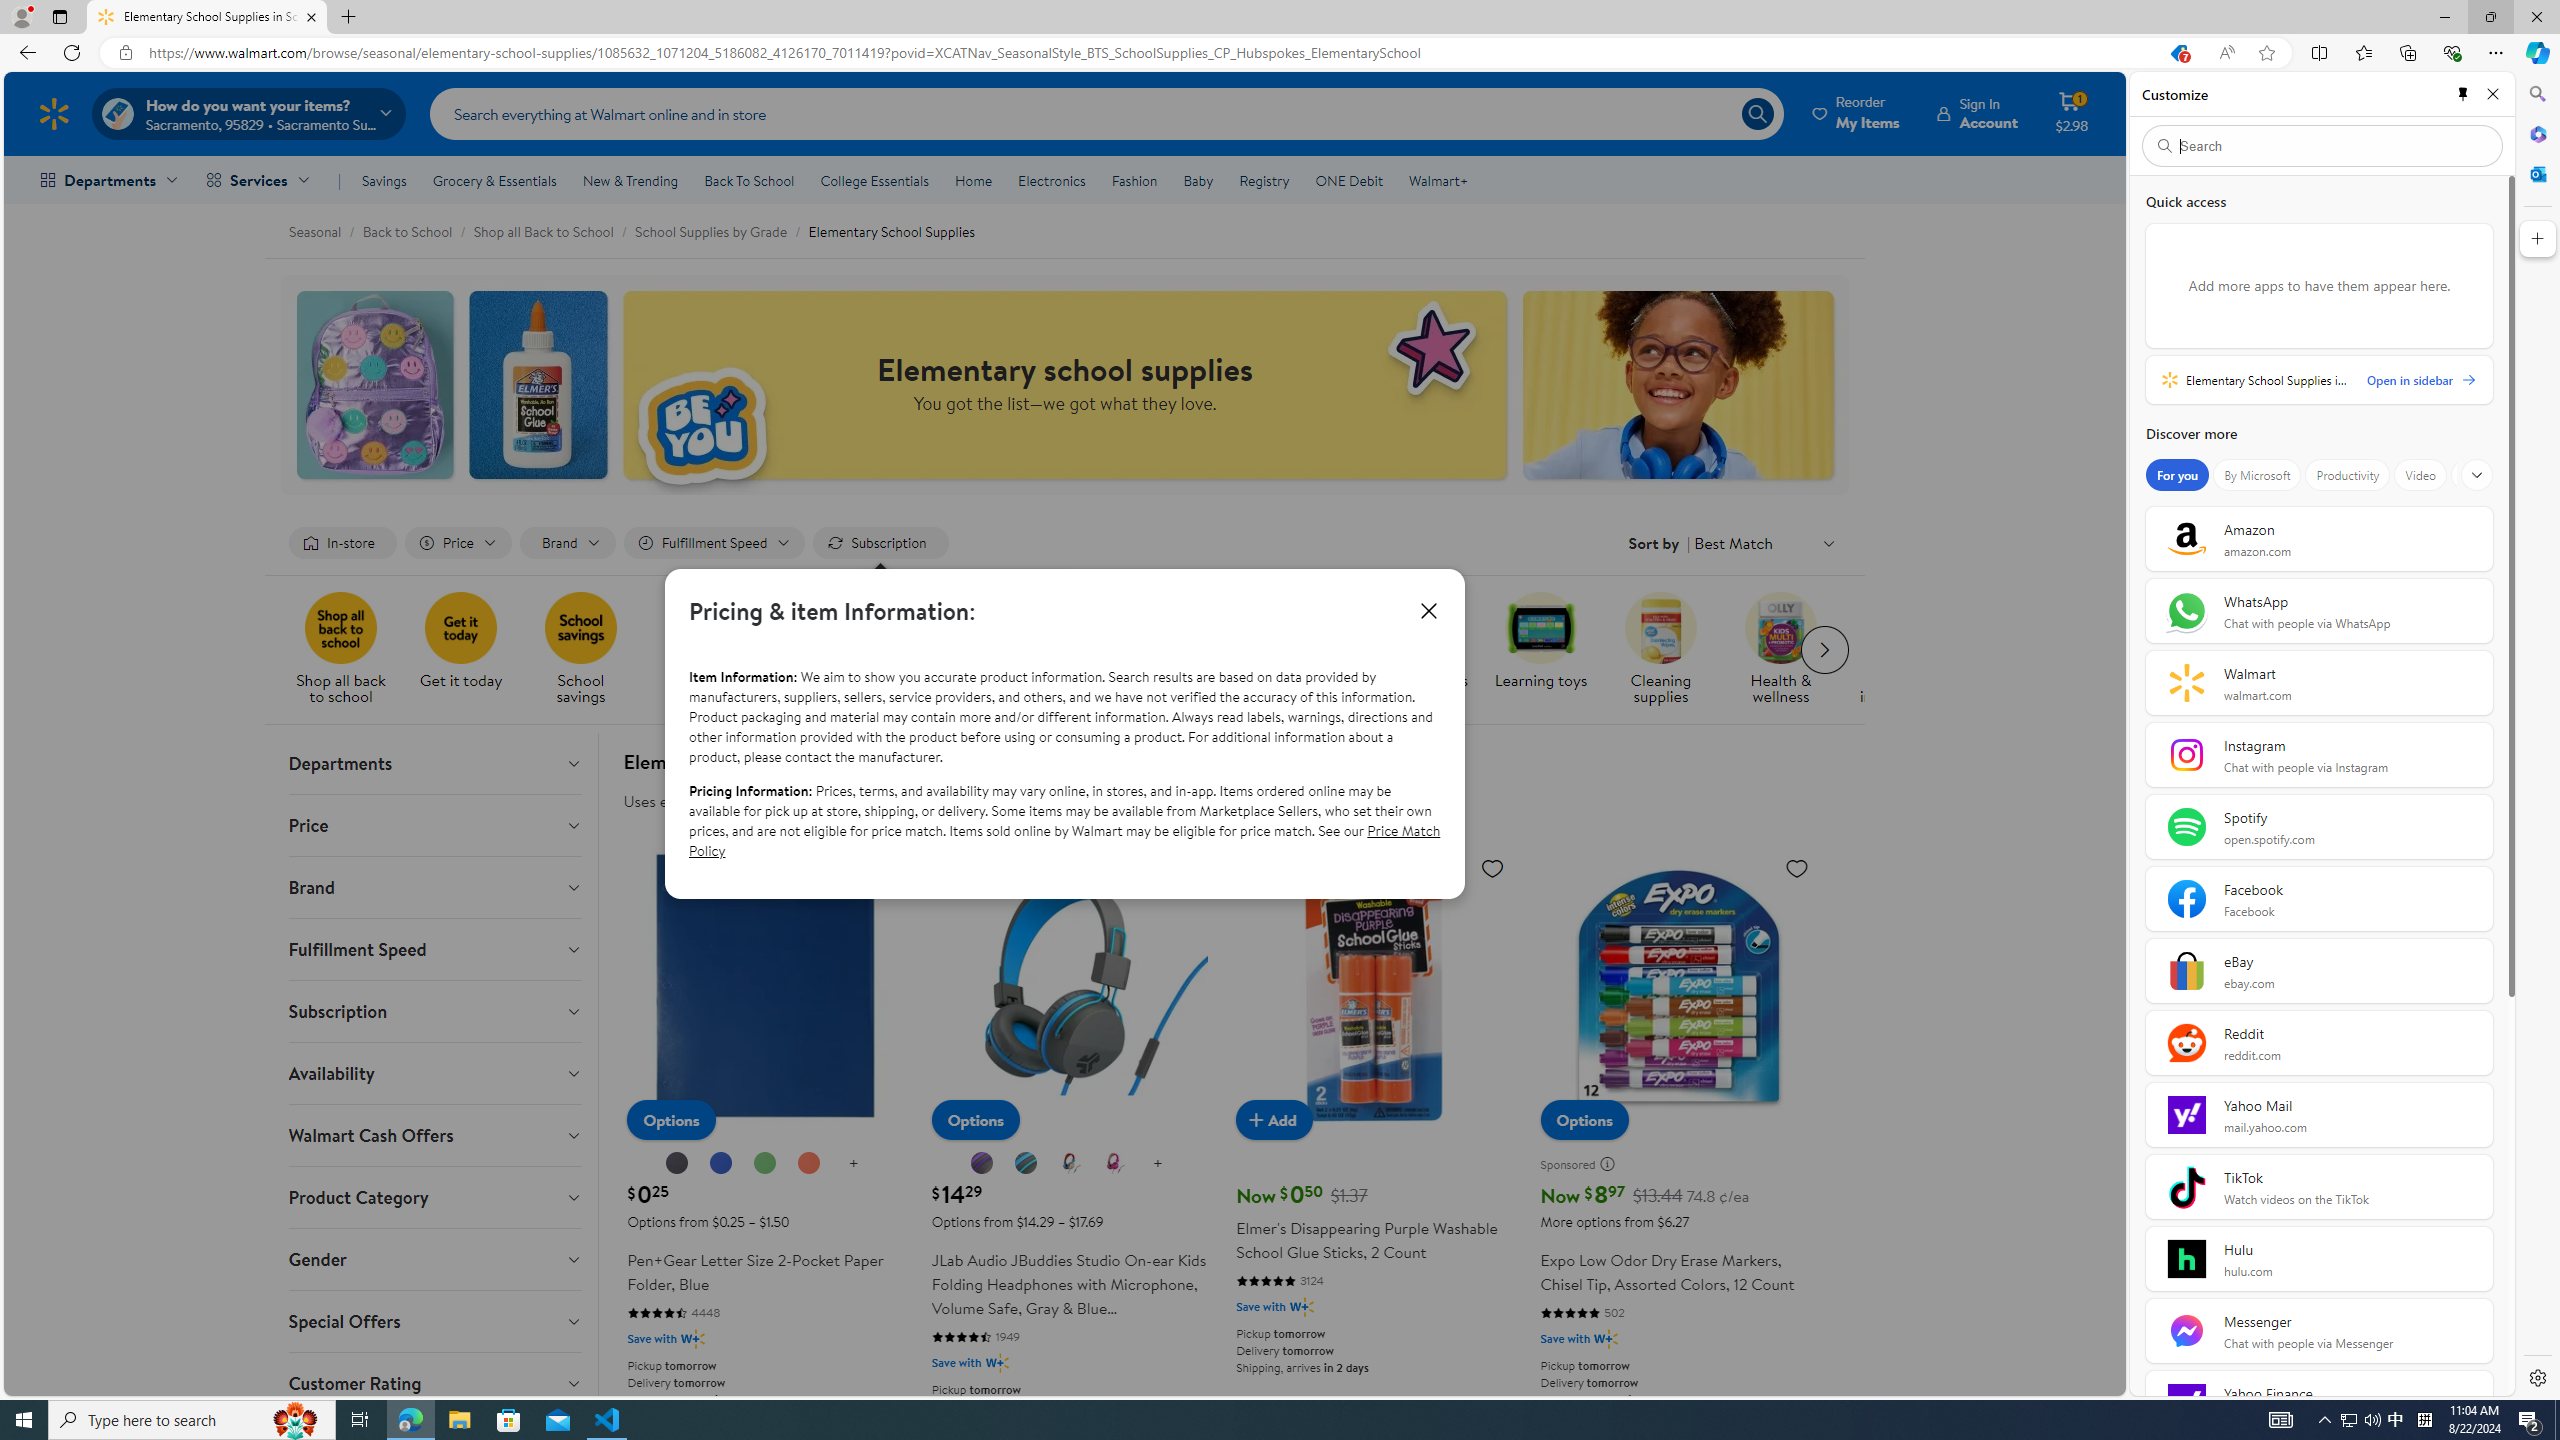  What do you see at coordinates (2255, 474) in the screenshot?
I see `'By Microsoft'` at bounding box center [2255, 474].